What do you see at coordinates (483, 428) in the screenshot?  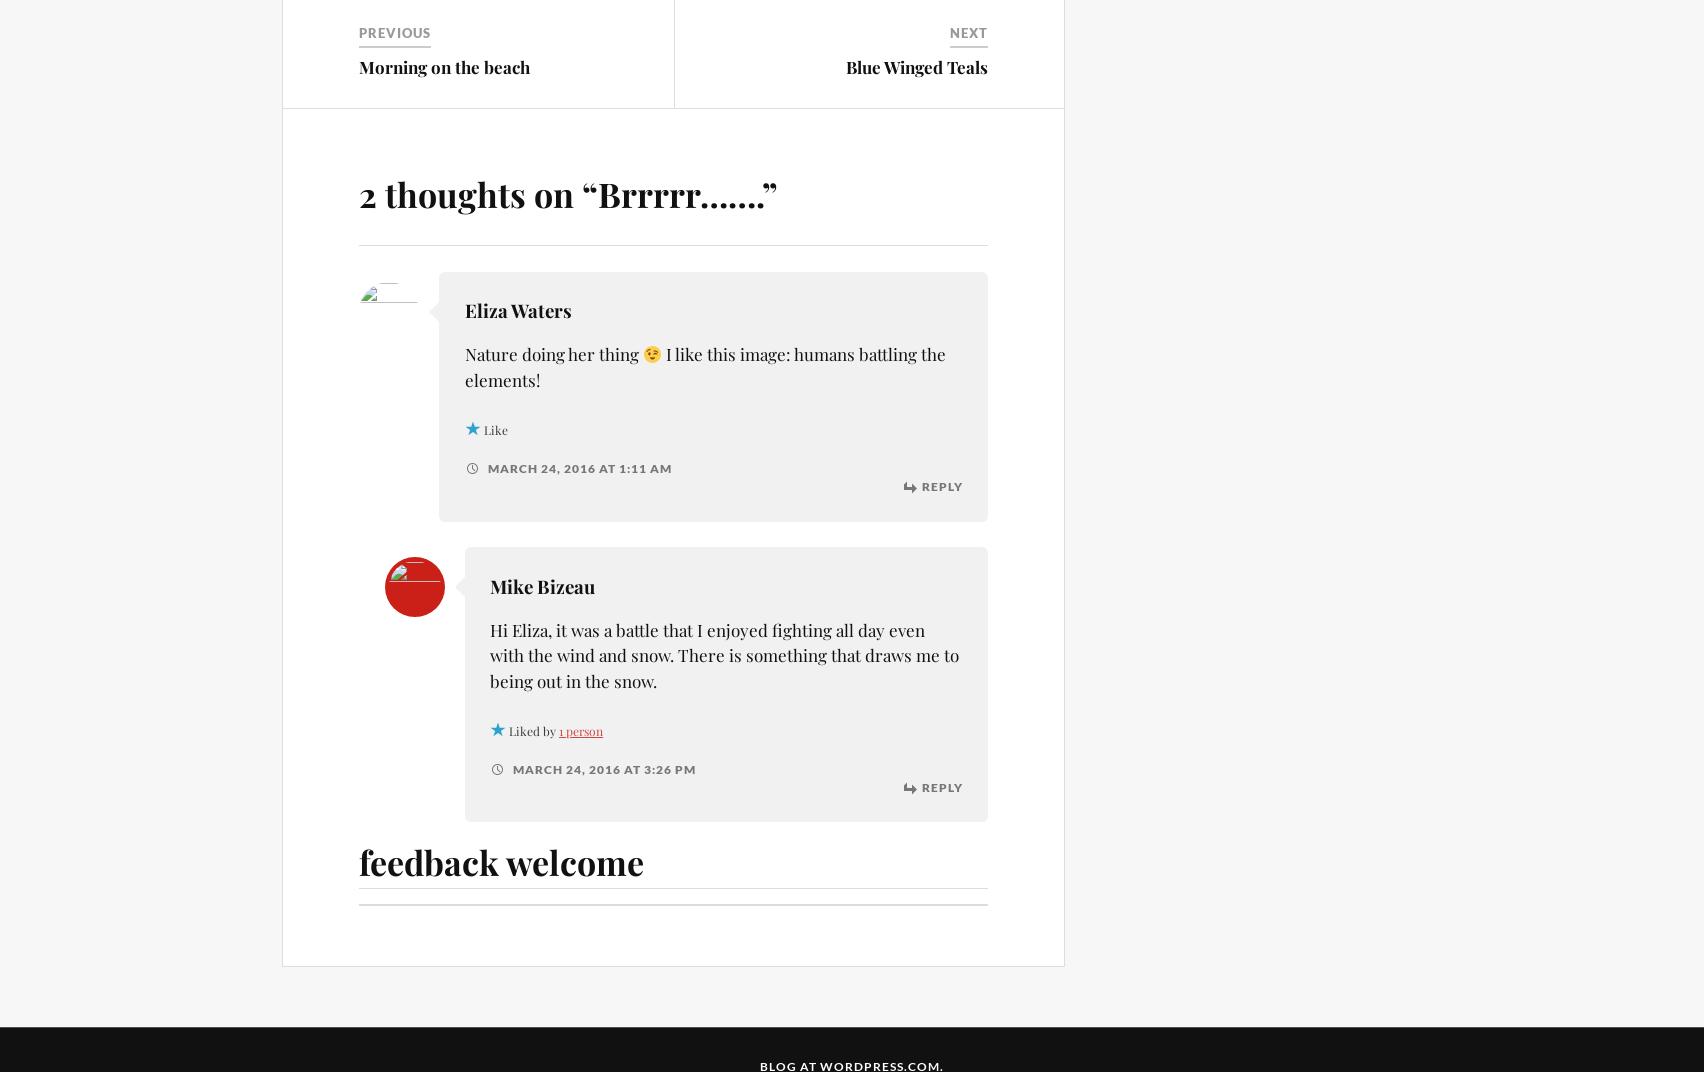 I see `'Like'` at bounding box center [483, 428].